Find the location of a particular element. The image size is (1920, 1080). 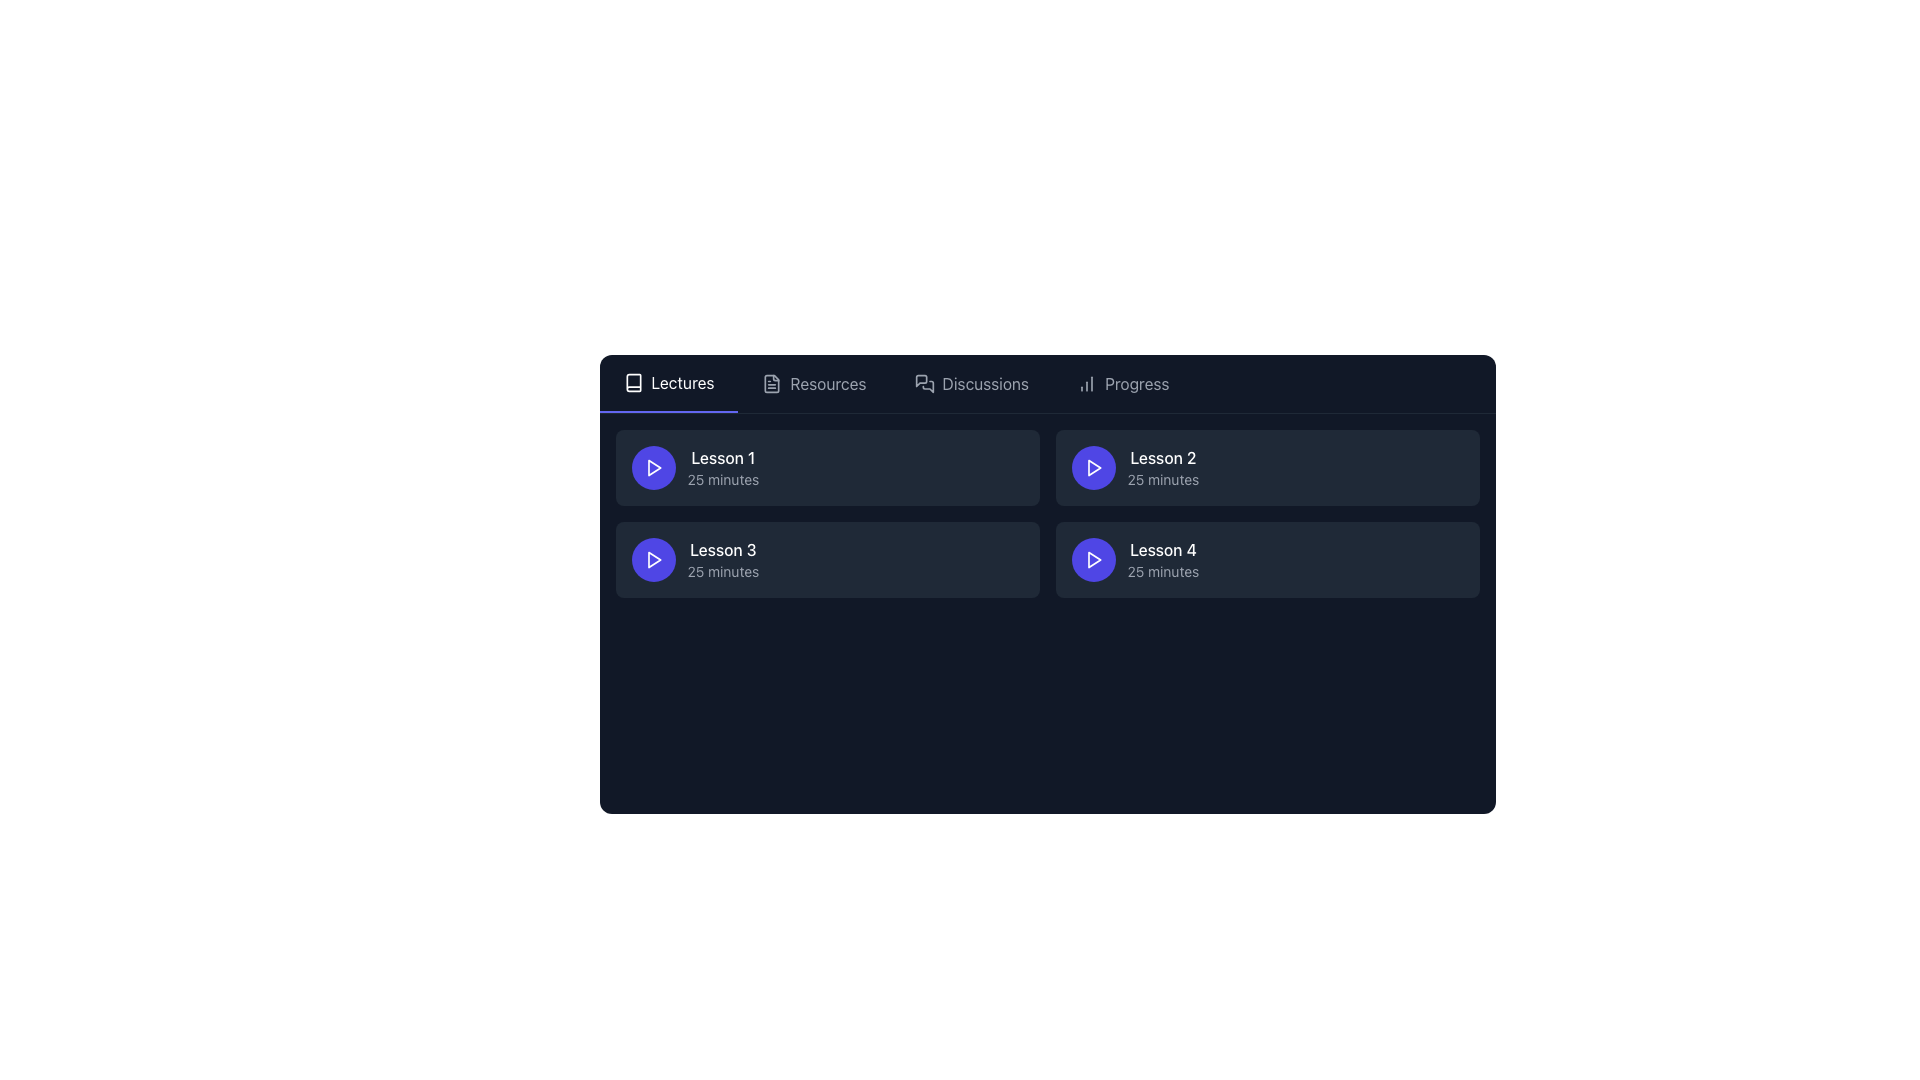

the play button located to the left of the text 'Lesson 2' is located at coordinates (1092, 467).